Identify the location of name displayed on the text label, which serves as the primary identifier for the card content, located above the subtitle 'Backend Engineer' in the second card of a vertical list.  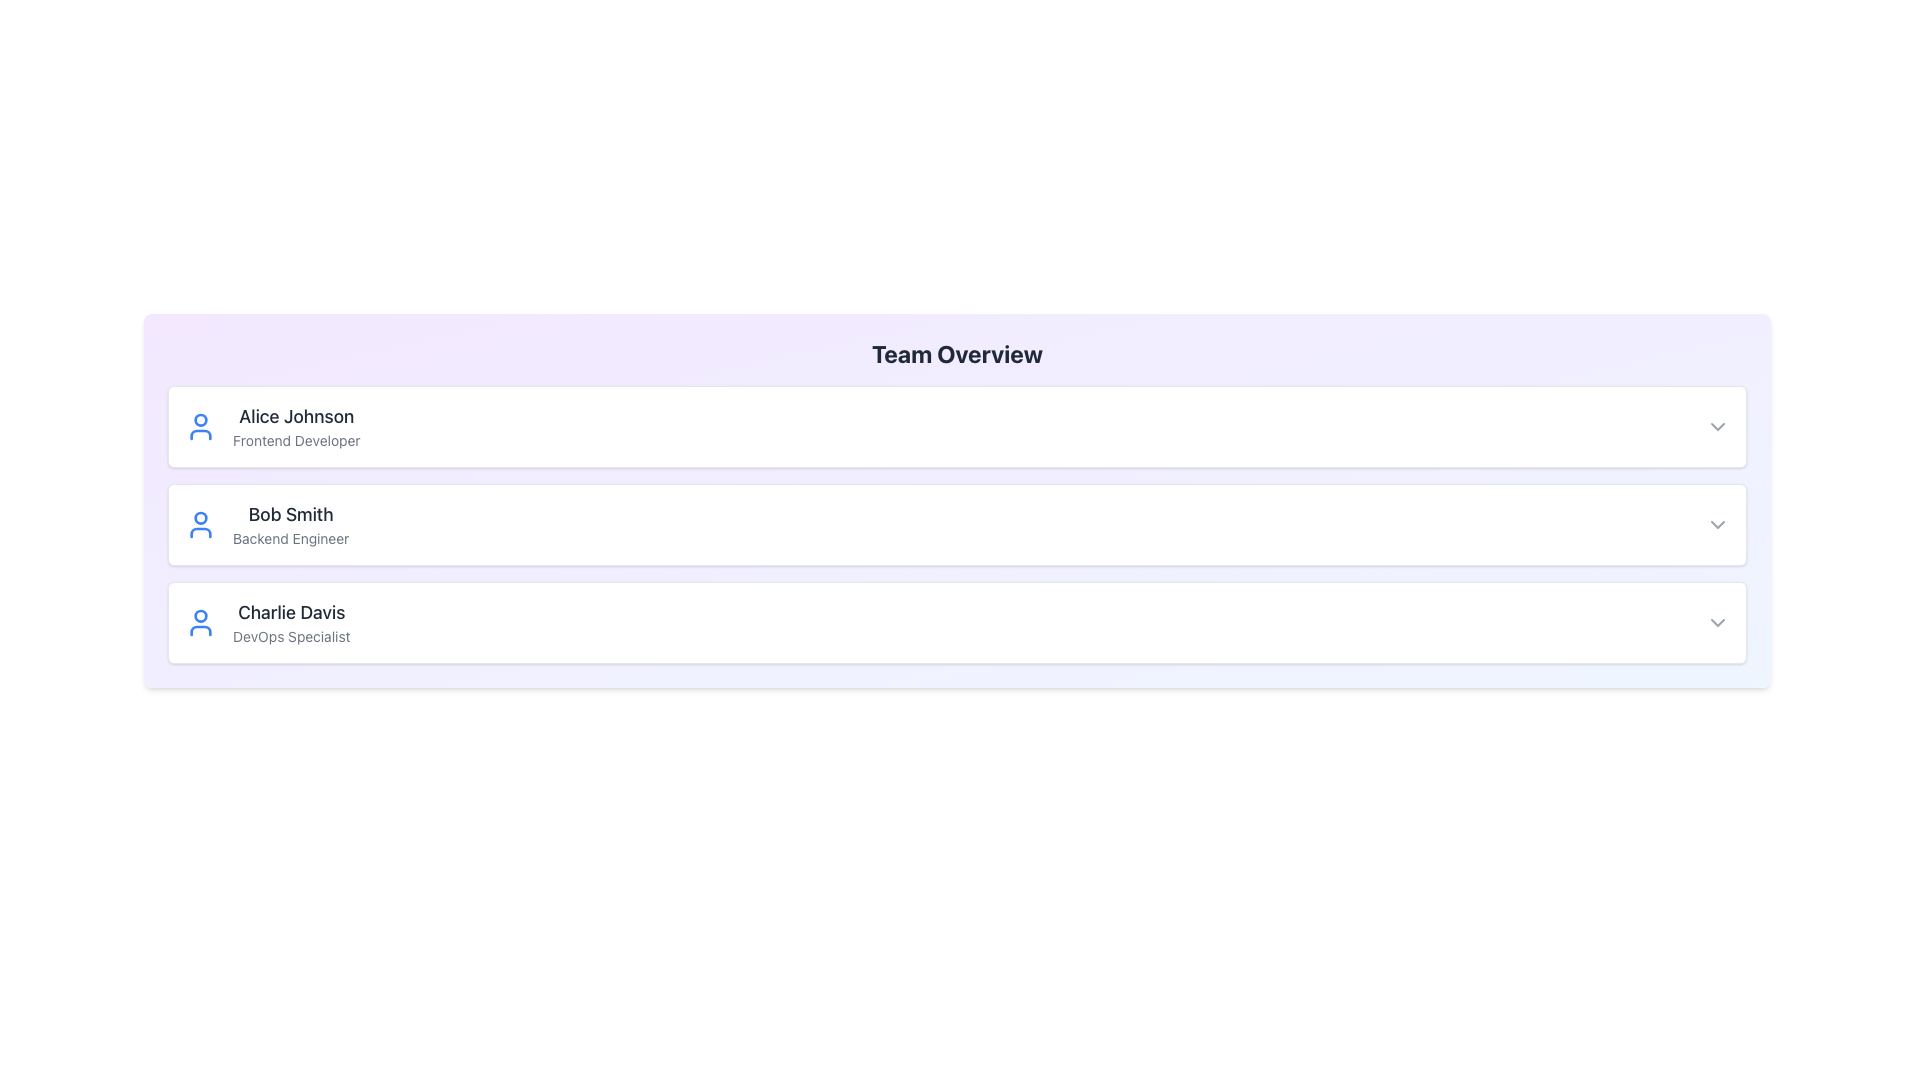
(290, 514).